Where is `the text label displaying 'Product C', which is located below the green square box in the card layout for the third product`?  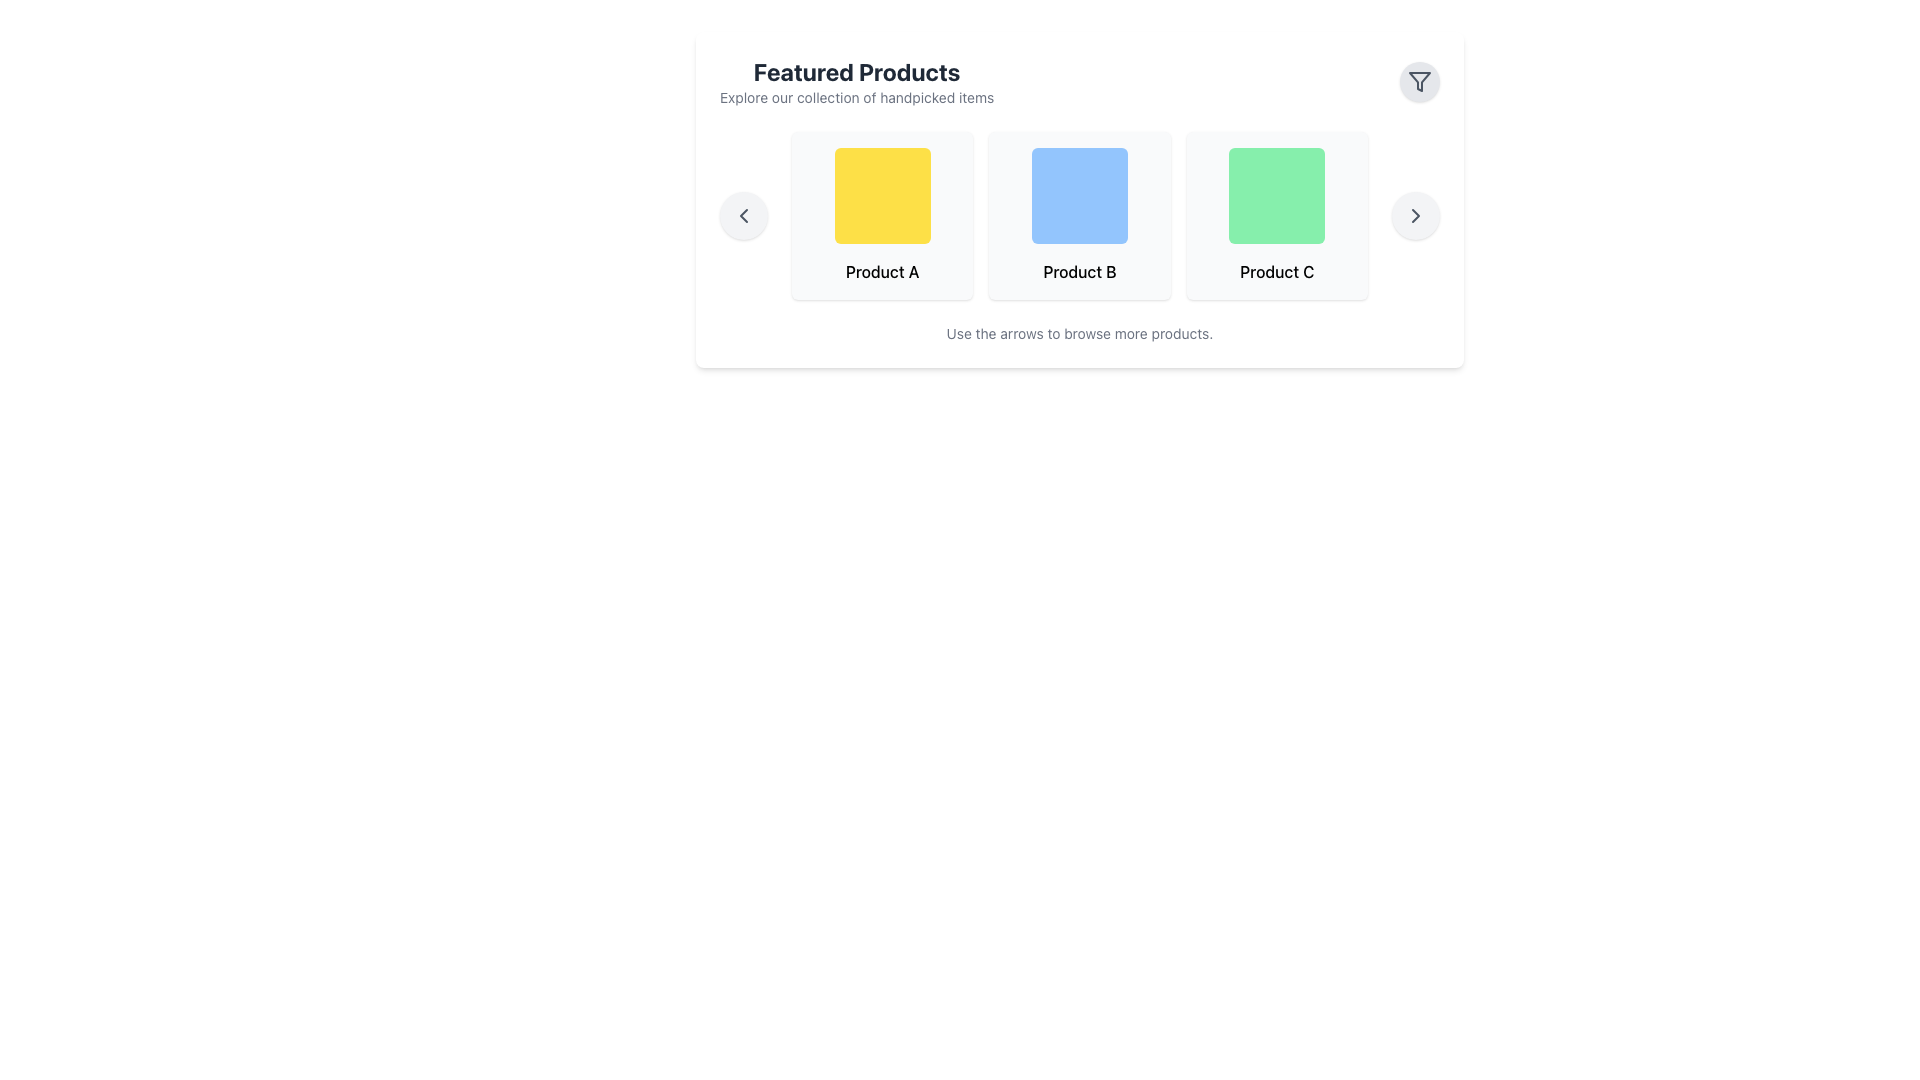 the text label displaying 'Product C', which is located below the green square box in the card layout for the third product is located at coordinates (1276, 272).